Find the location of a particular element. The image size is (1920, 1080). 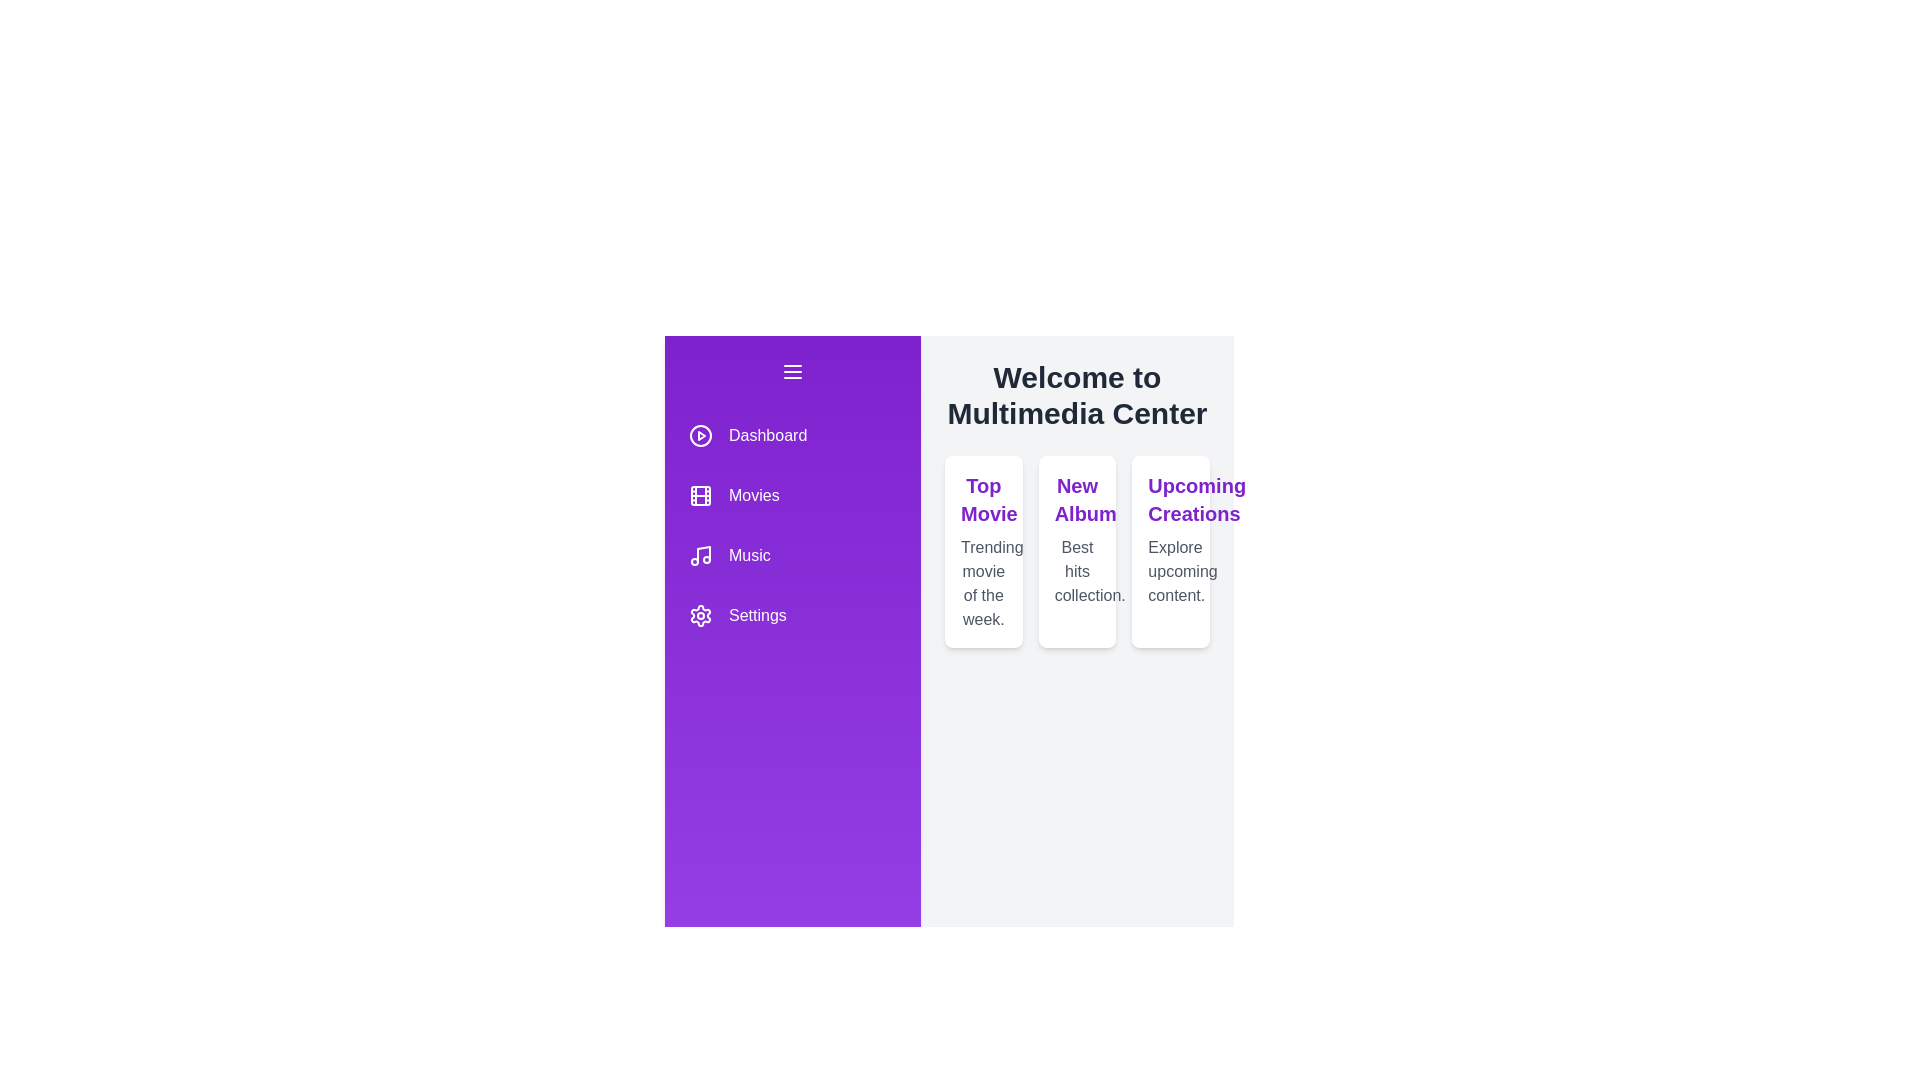

the menu item Settings to select it is located at coordinates (791, 615).